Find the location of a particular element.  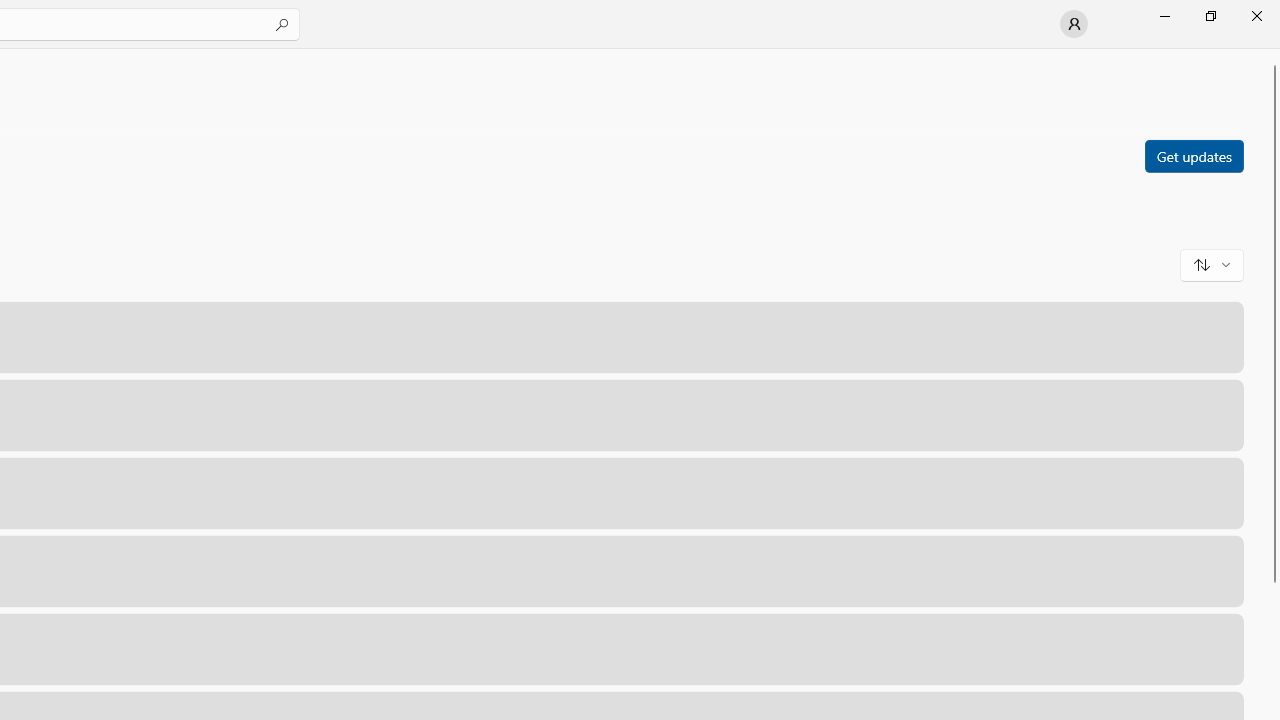

'User profile' is located at coordinates (1072, 24).